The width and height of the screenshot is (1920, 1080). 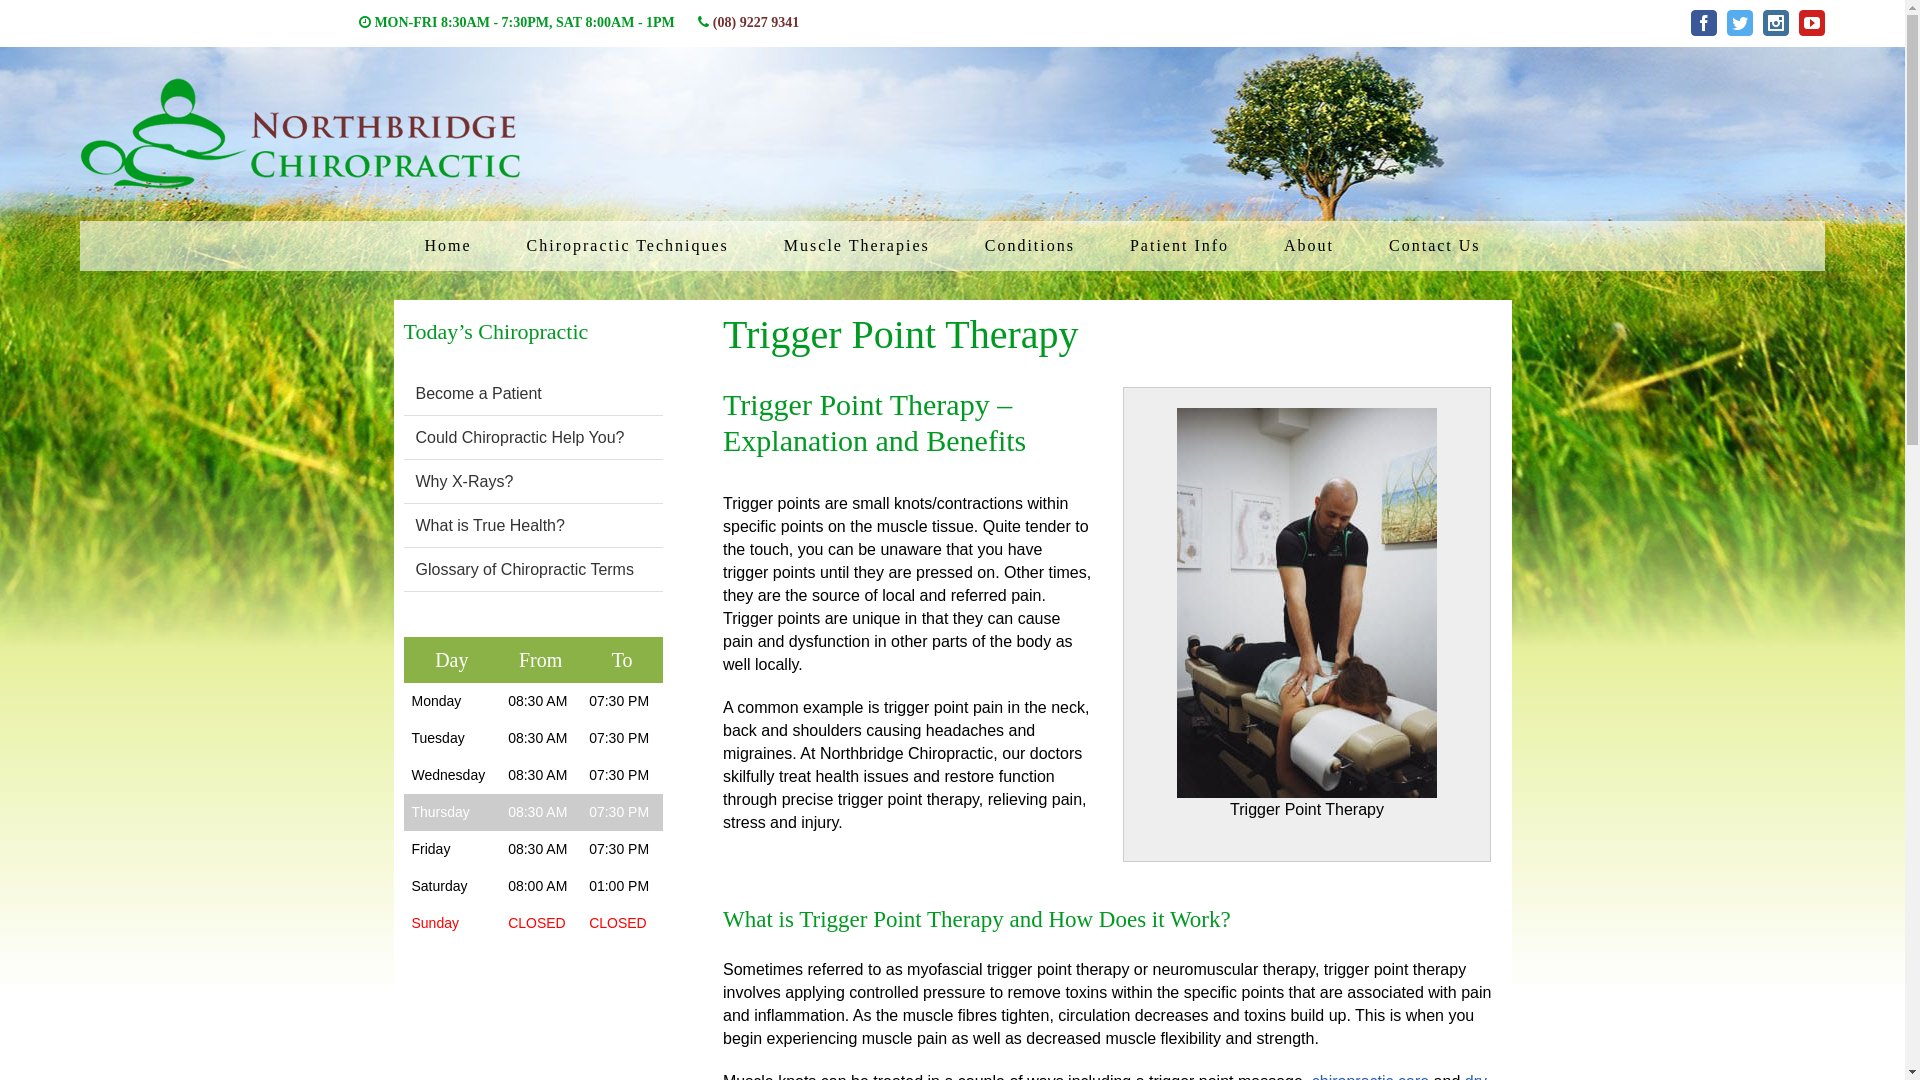 What do you see at coordinates (1030, 245) in the screenshot?
I see `'Conditions'` at bounding box center [1030, 245].